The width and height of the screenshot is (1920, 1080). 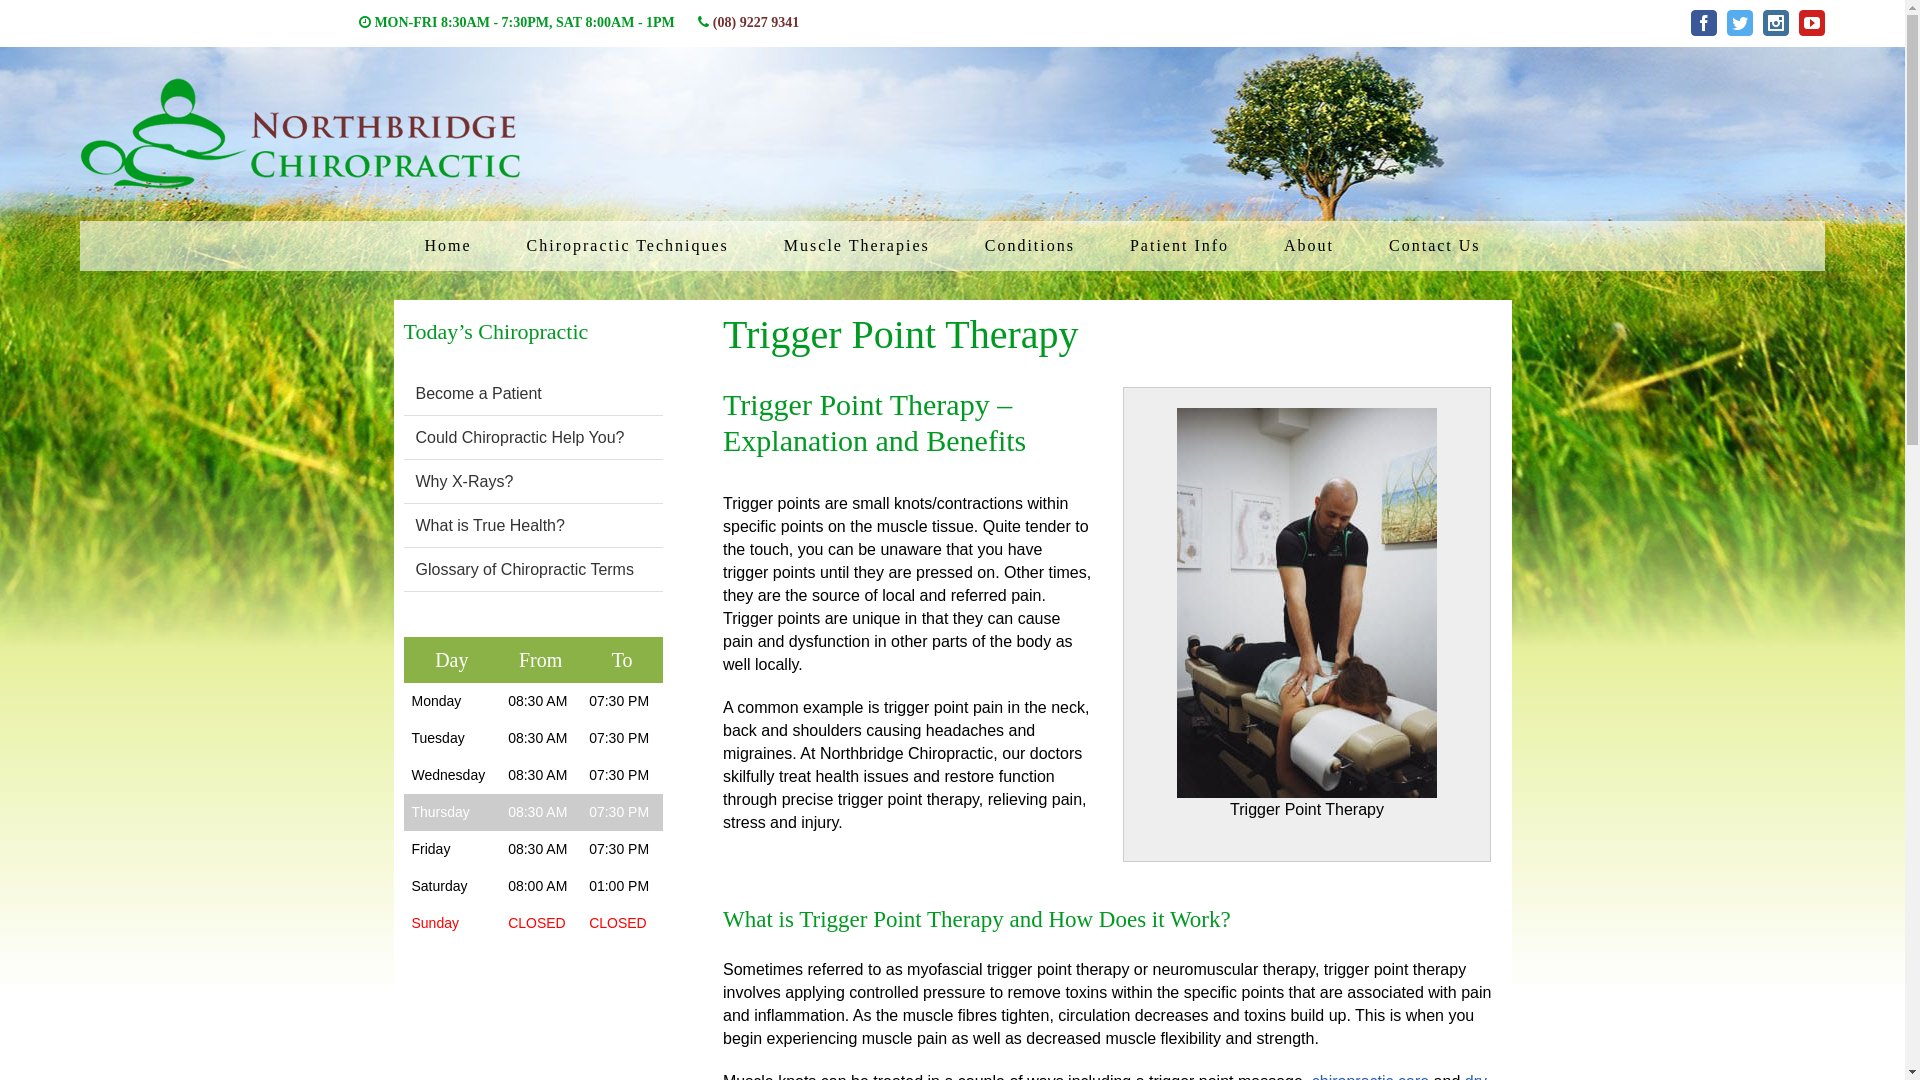 What do you see at coordinates (1030, 245) in the screenshot?
I see `'Conditions'` at bounding box center [1030, 245].